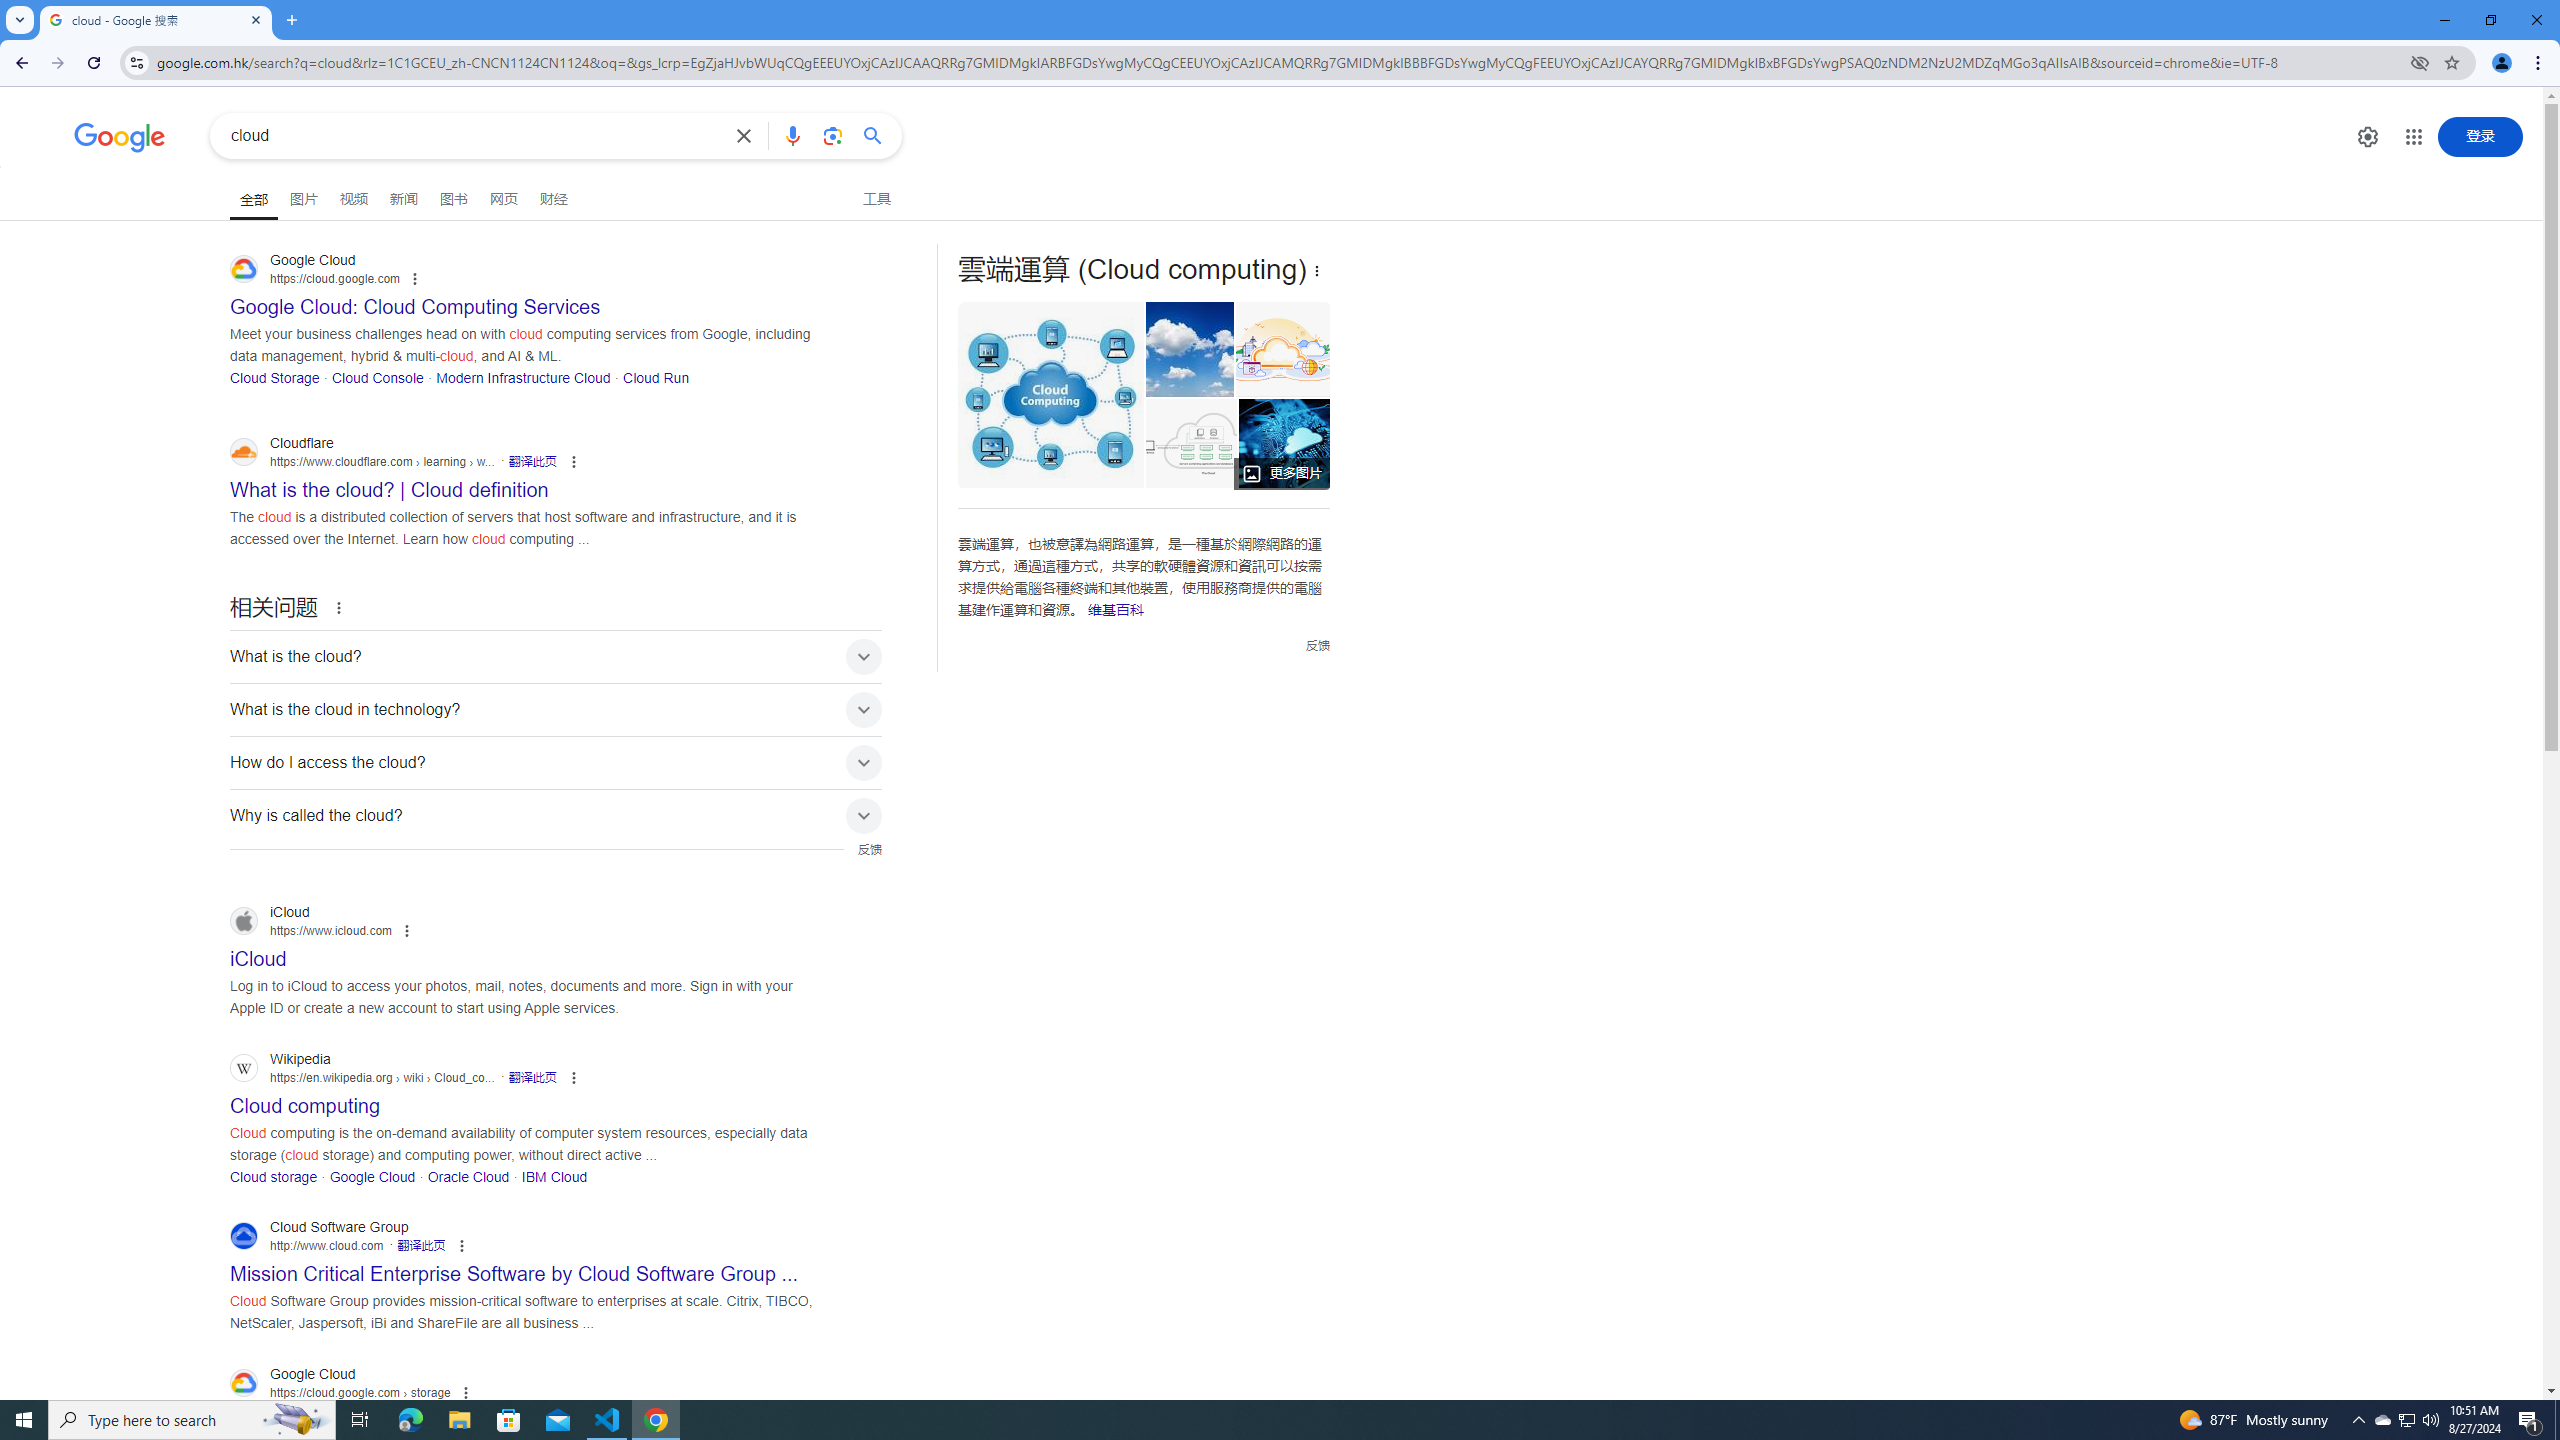 Image resolution: width=2560 pixels, height=1440 pixels. I want to click on 'Cloud Storage', so click(274, 376).